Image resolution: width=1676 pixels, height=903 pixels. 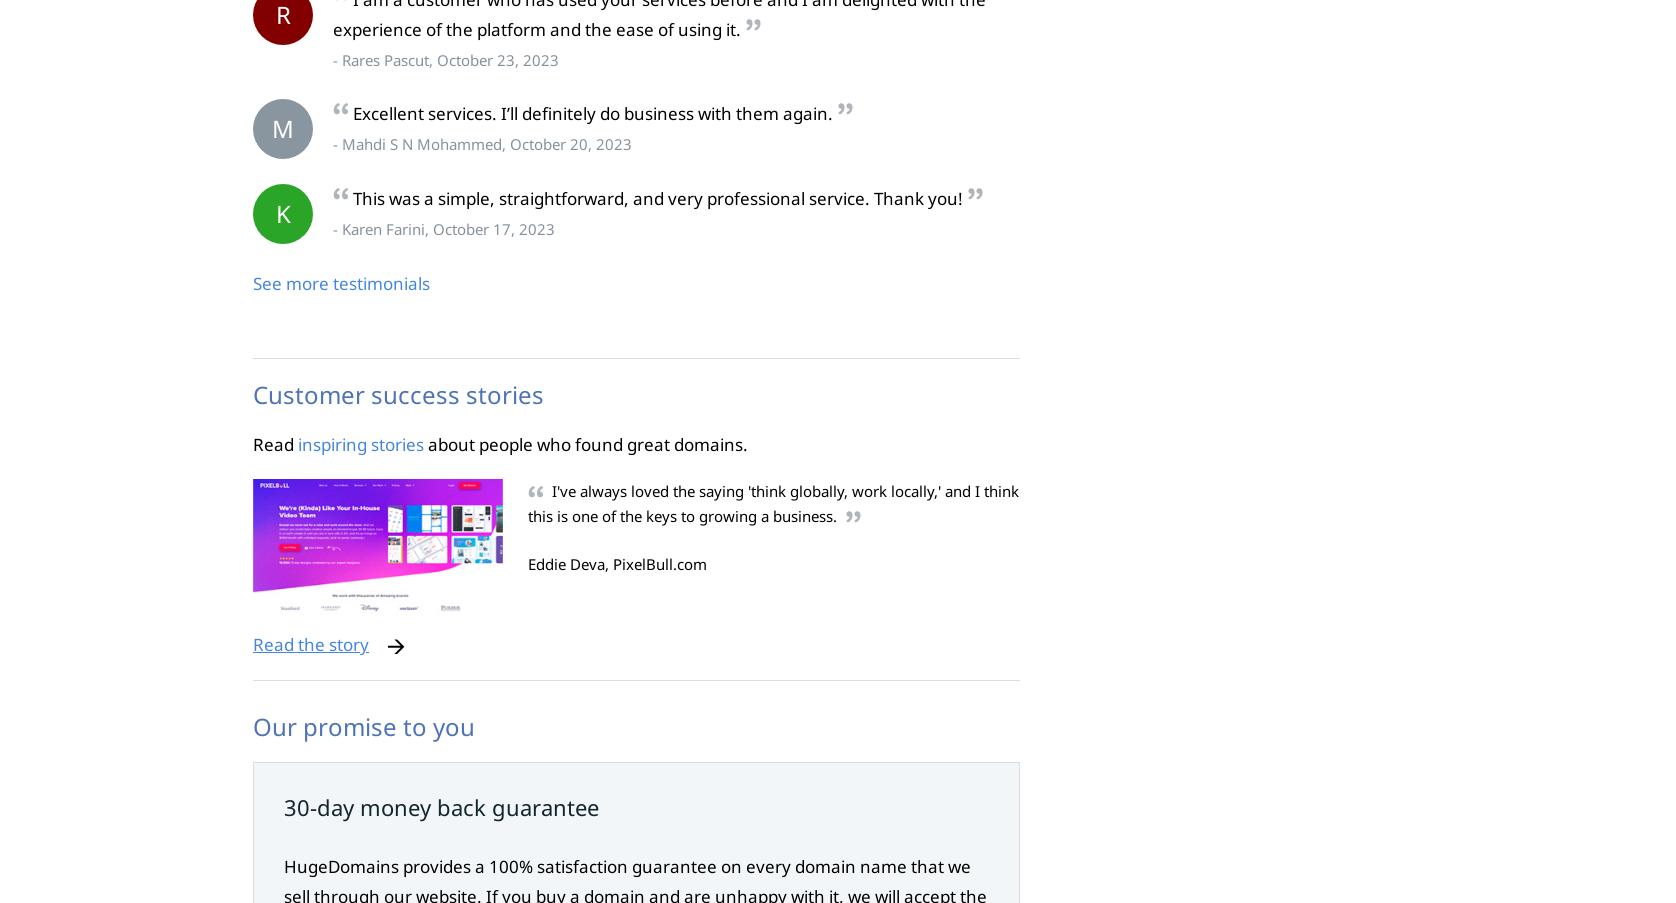 I want to click on 'K', so click(x=281, y=213).